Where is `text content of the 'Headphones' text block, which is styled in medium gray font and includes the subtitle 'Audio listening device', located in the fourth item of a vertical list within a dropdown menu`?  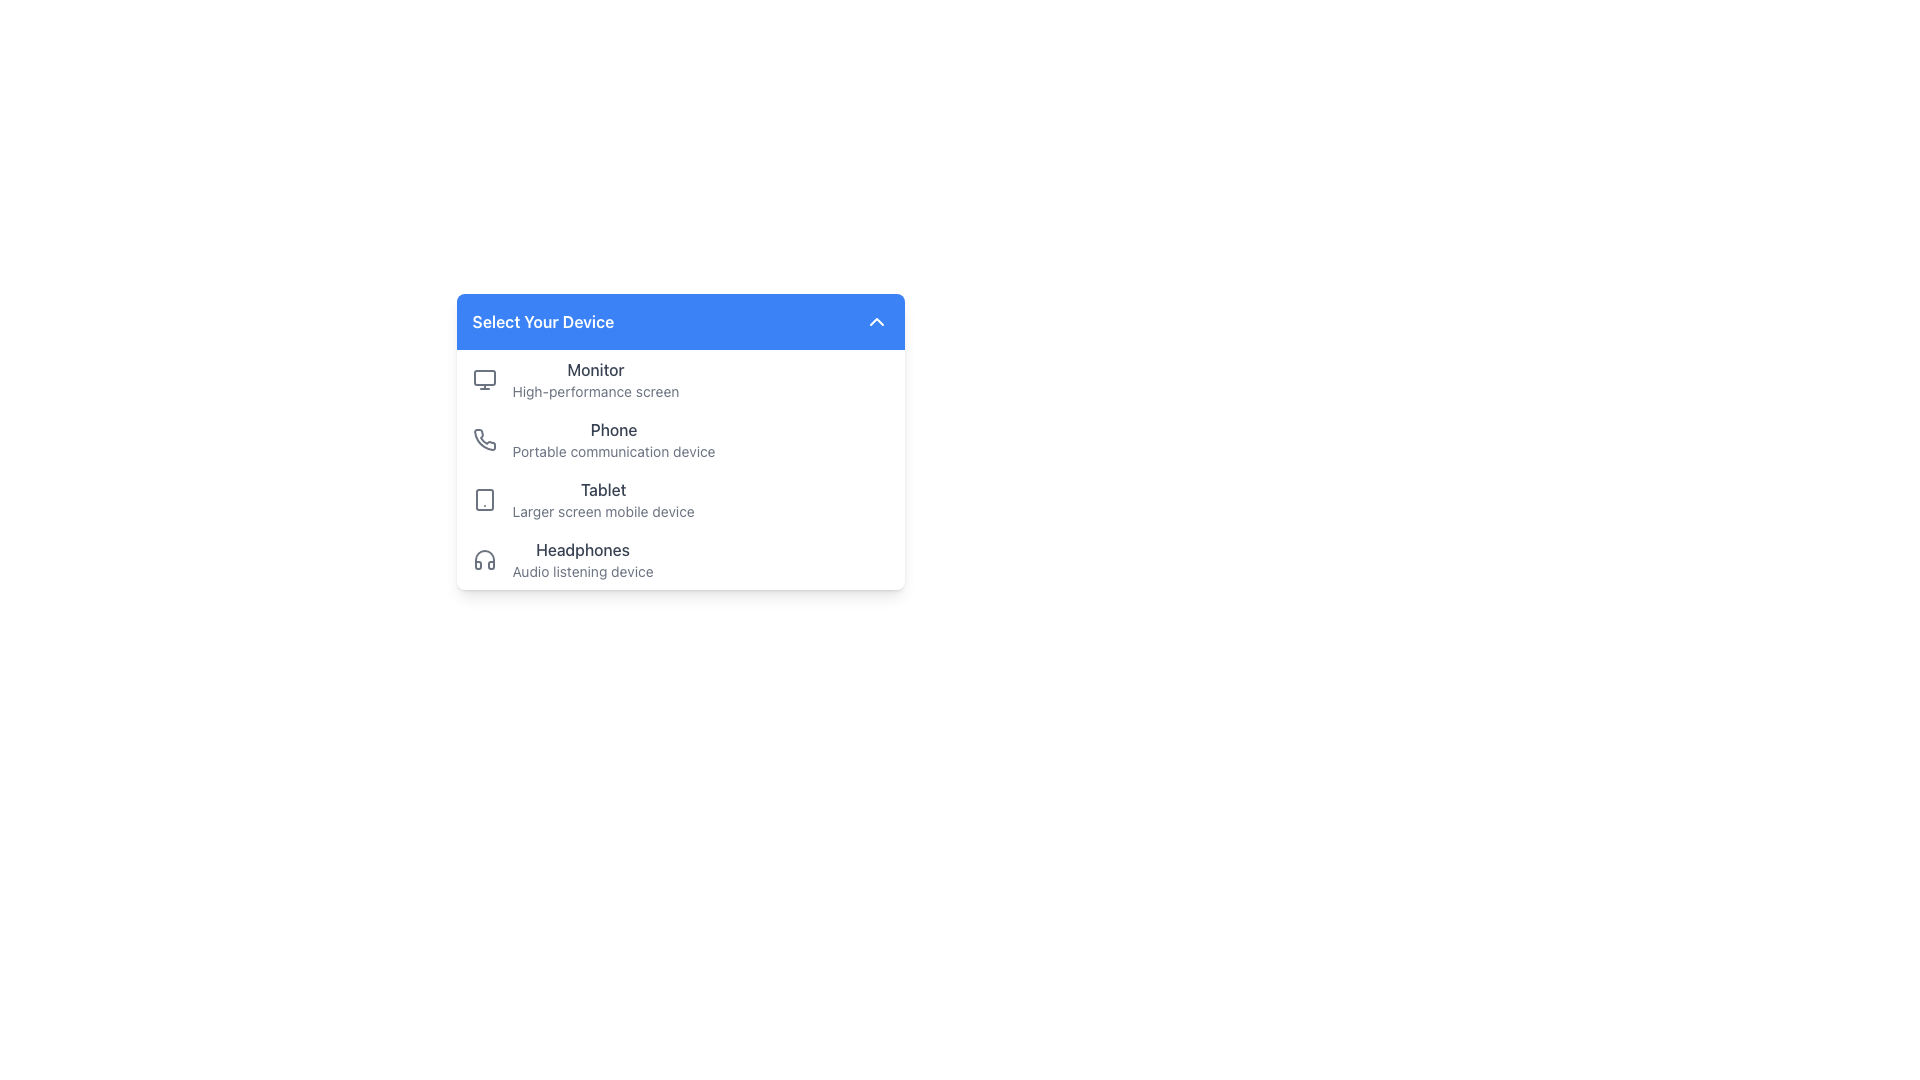 text content of the 'Headphones' text block, which is styled in medium gray font and includes the subtitle 'Audio listening device', located in the fourth item of a vertical list within a dropdown menu is located at coordinates (582, 559).